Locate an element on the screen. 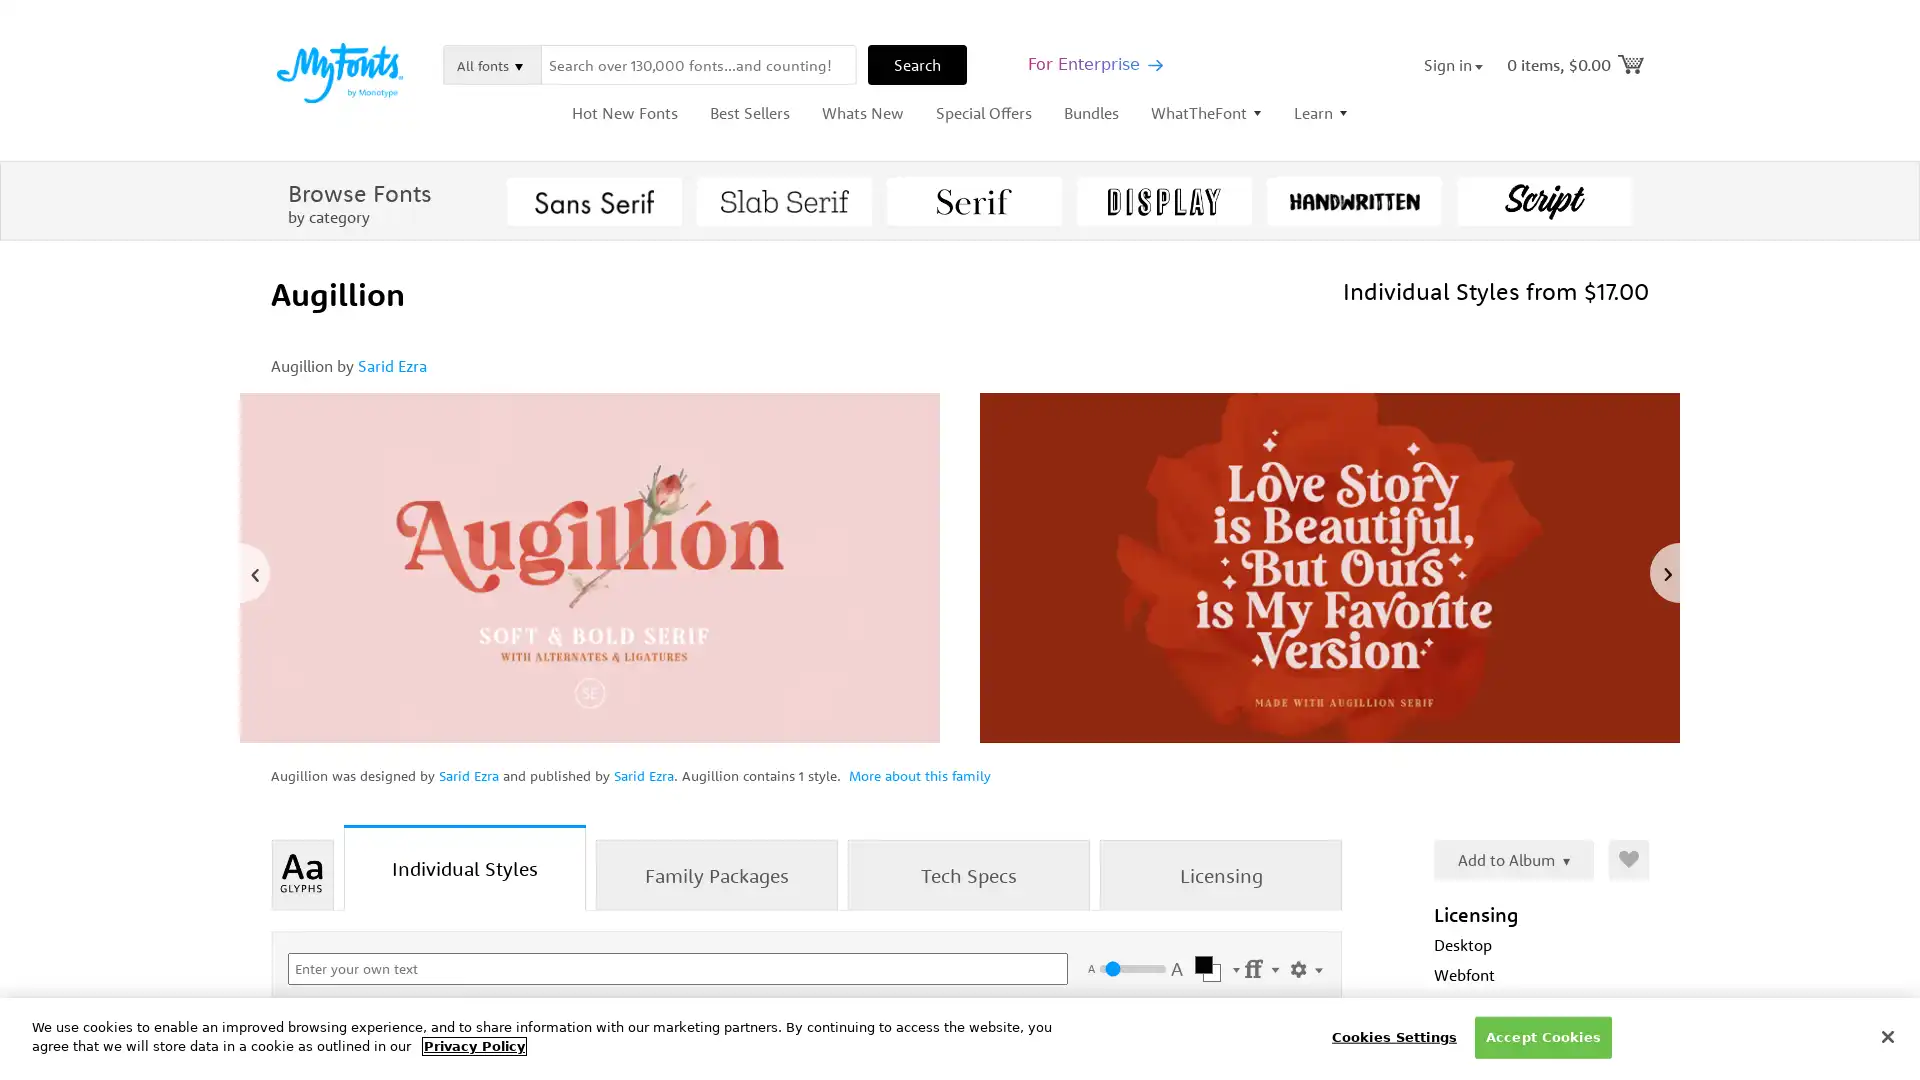 The width and height of the screenshot is (1920, 1080). Settings Menu is located at coordinates (1261, 968).